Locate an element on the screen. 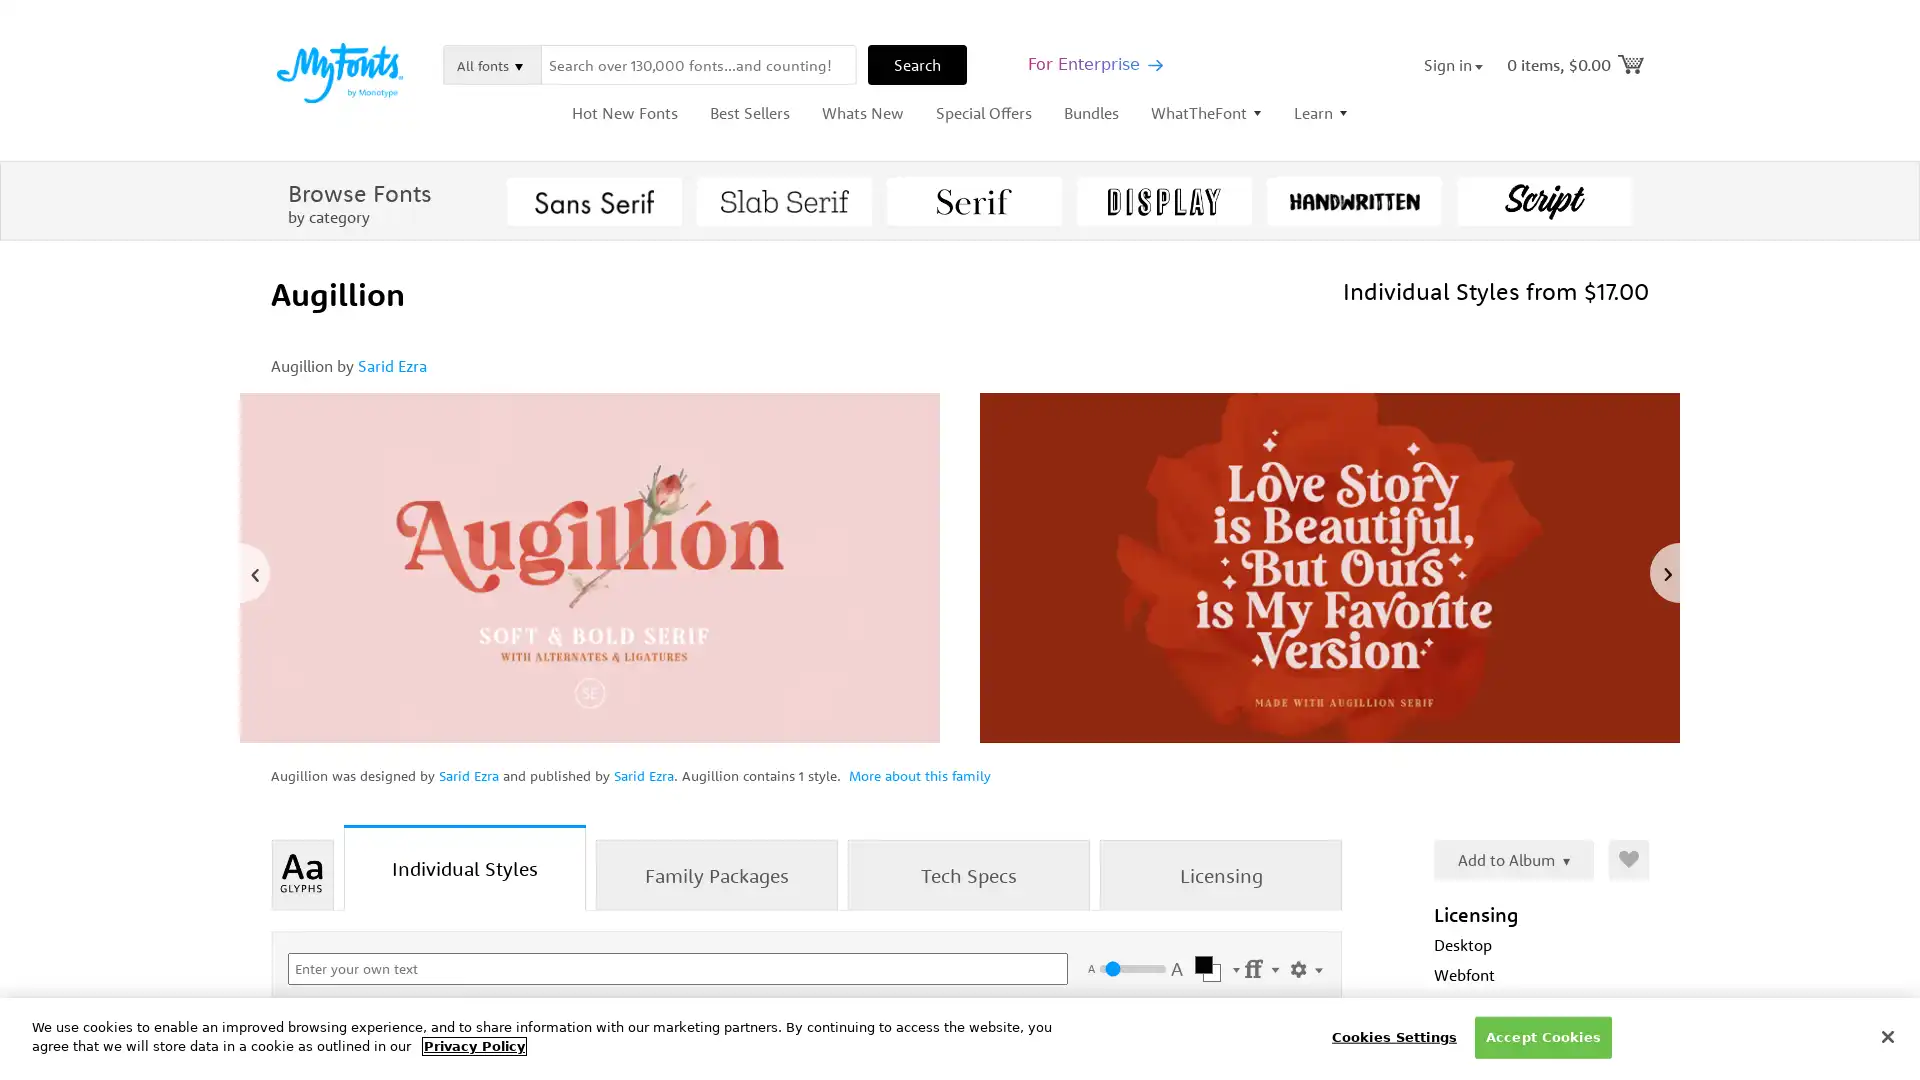 The width and height of the screenshot is (1920, 1080). Settings Menu is located at coordinates (1261, 968).